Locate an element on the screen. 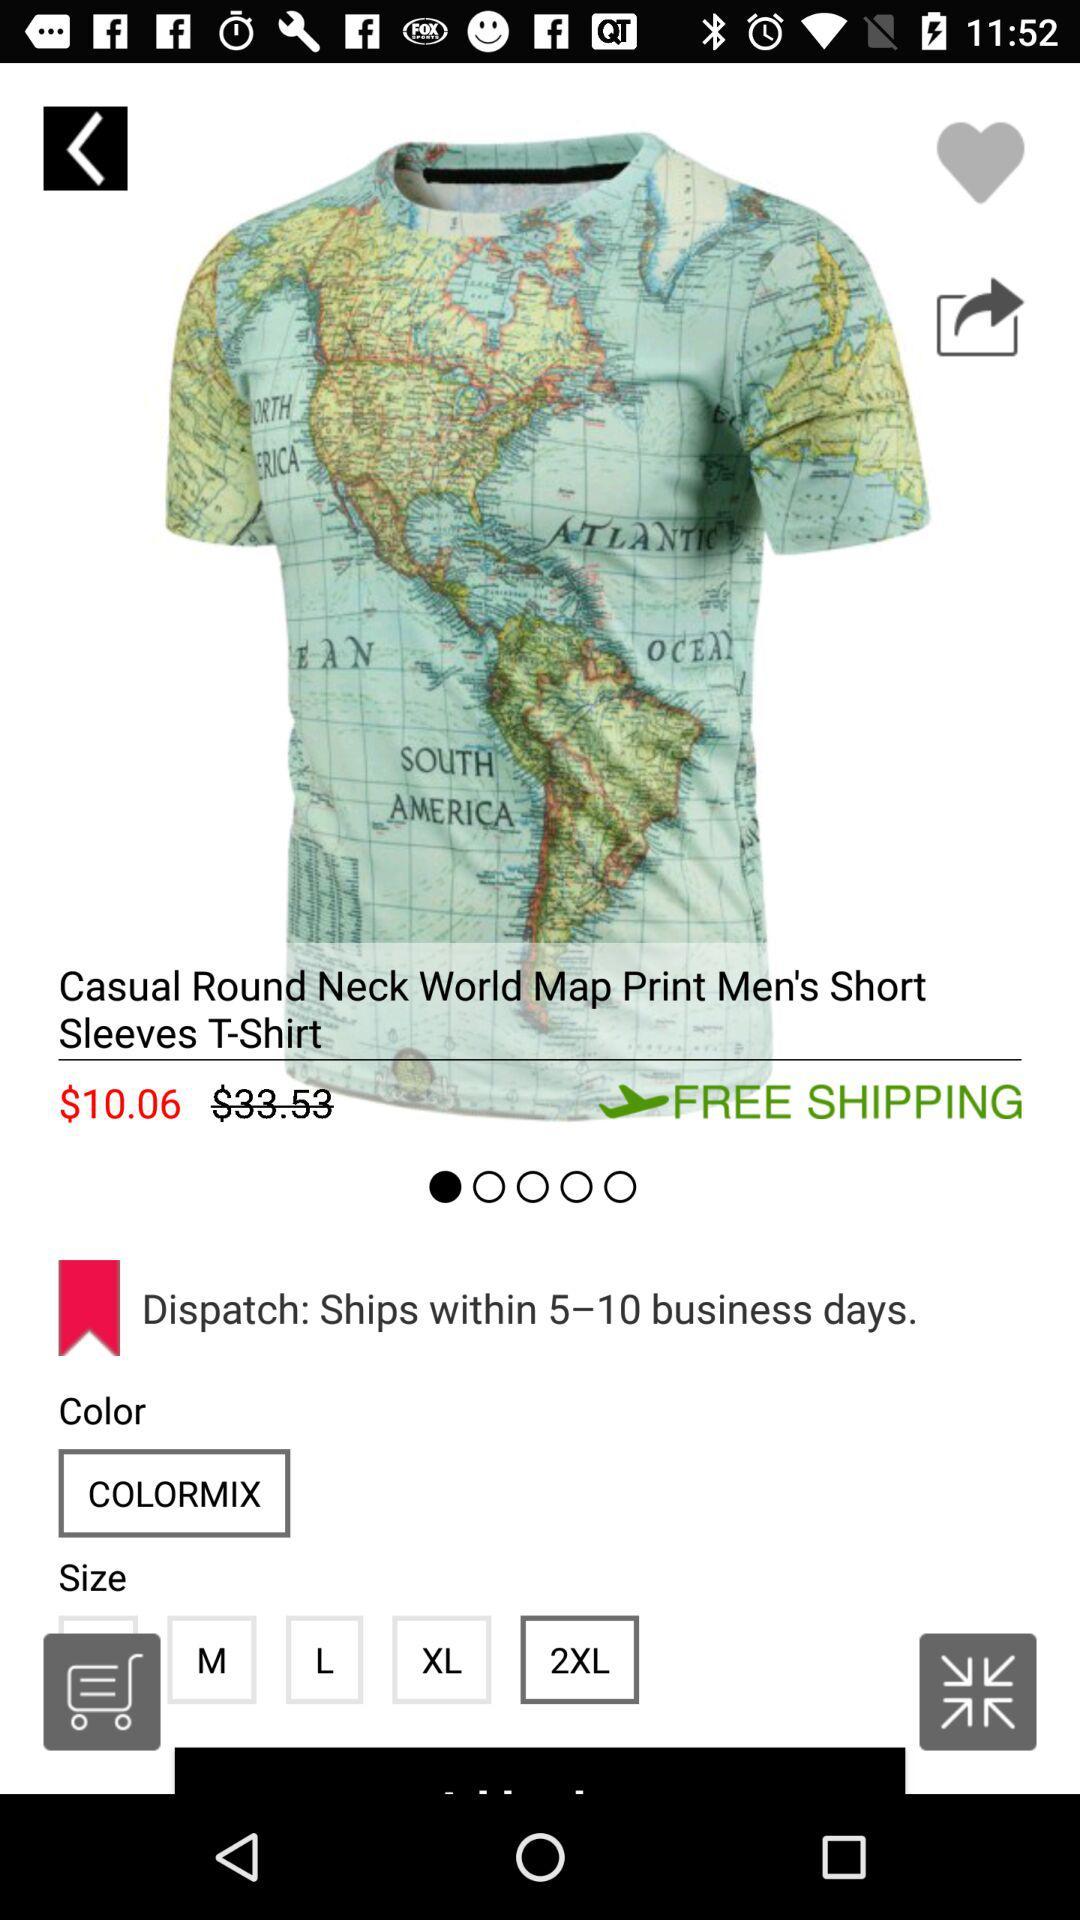 The width and height of the screenshot is (1080, 1920). see closeup view is located at coordinates (540, 602).